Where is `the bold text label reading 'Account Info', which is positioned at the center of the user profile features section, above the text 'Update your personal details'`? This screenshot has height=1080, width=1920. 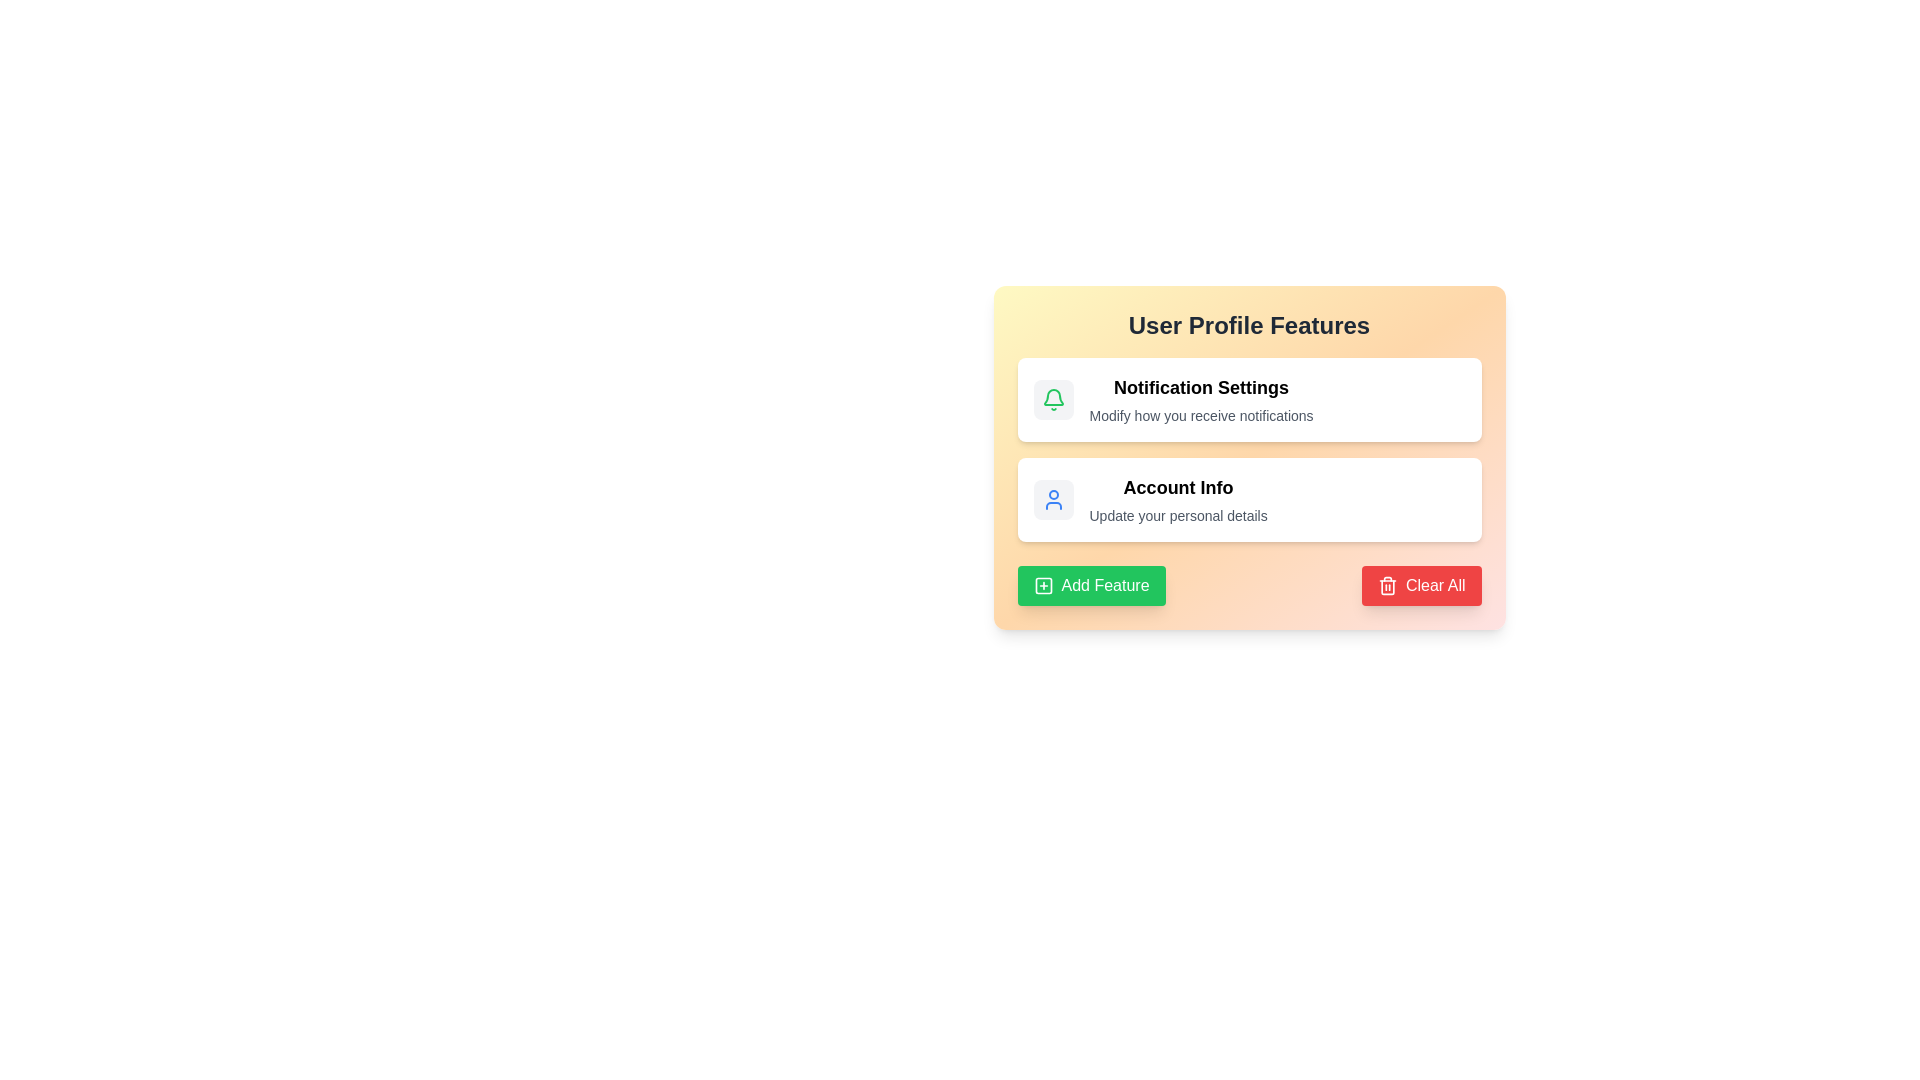
the bold text label reading 'Account Info', which is positioned at the center of the user profile features section, above the text 'Update your personal details' is located at coordinates (1178, 488).